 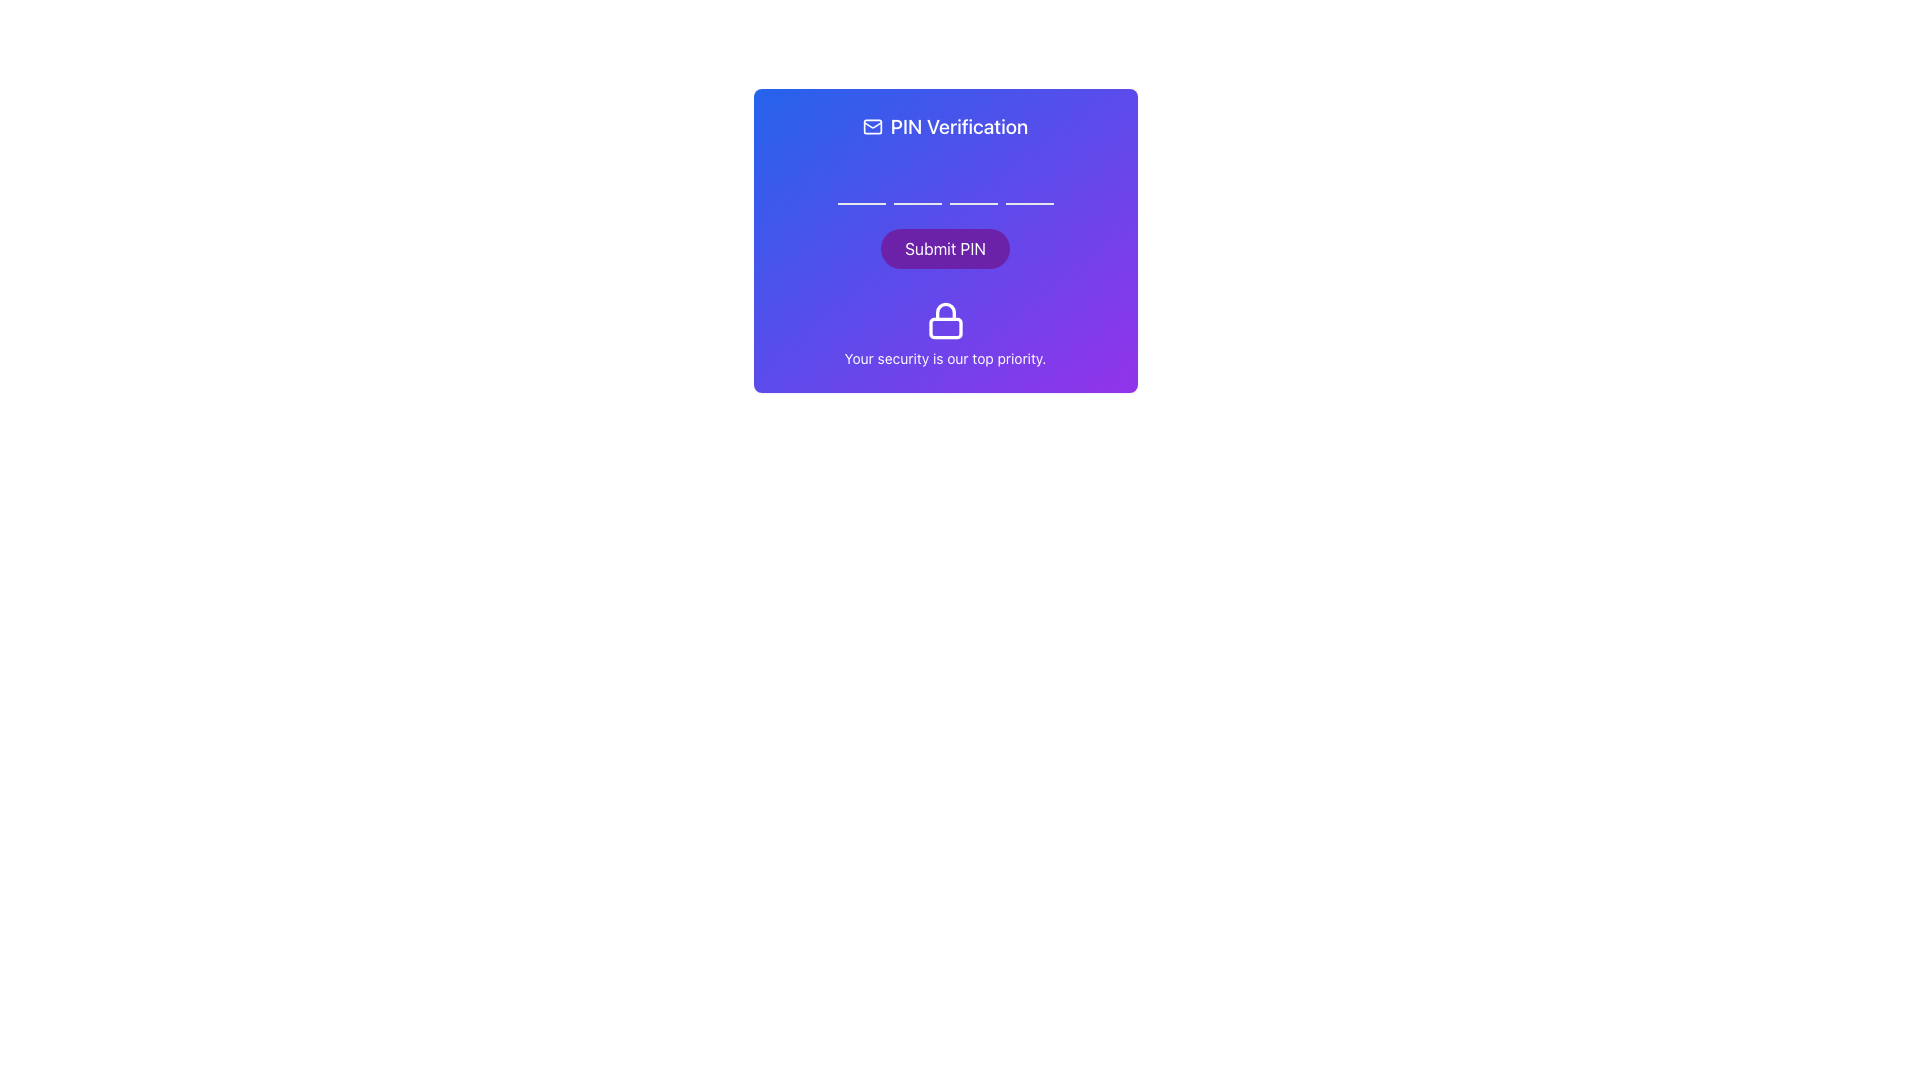 I want to click on one of the four text input boxes aligned horizontally in the group located below the 'PIN Verification' heading and above the 'Submit PIN' button, so click(x=944, y=181).